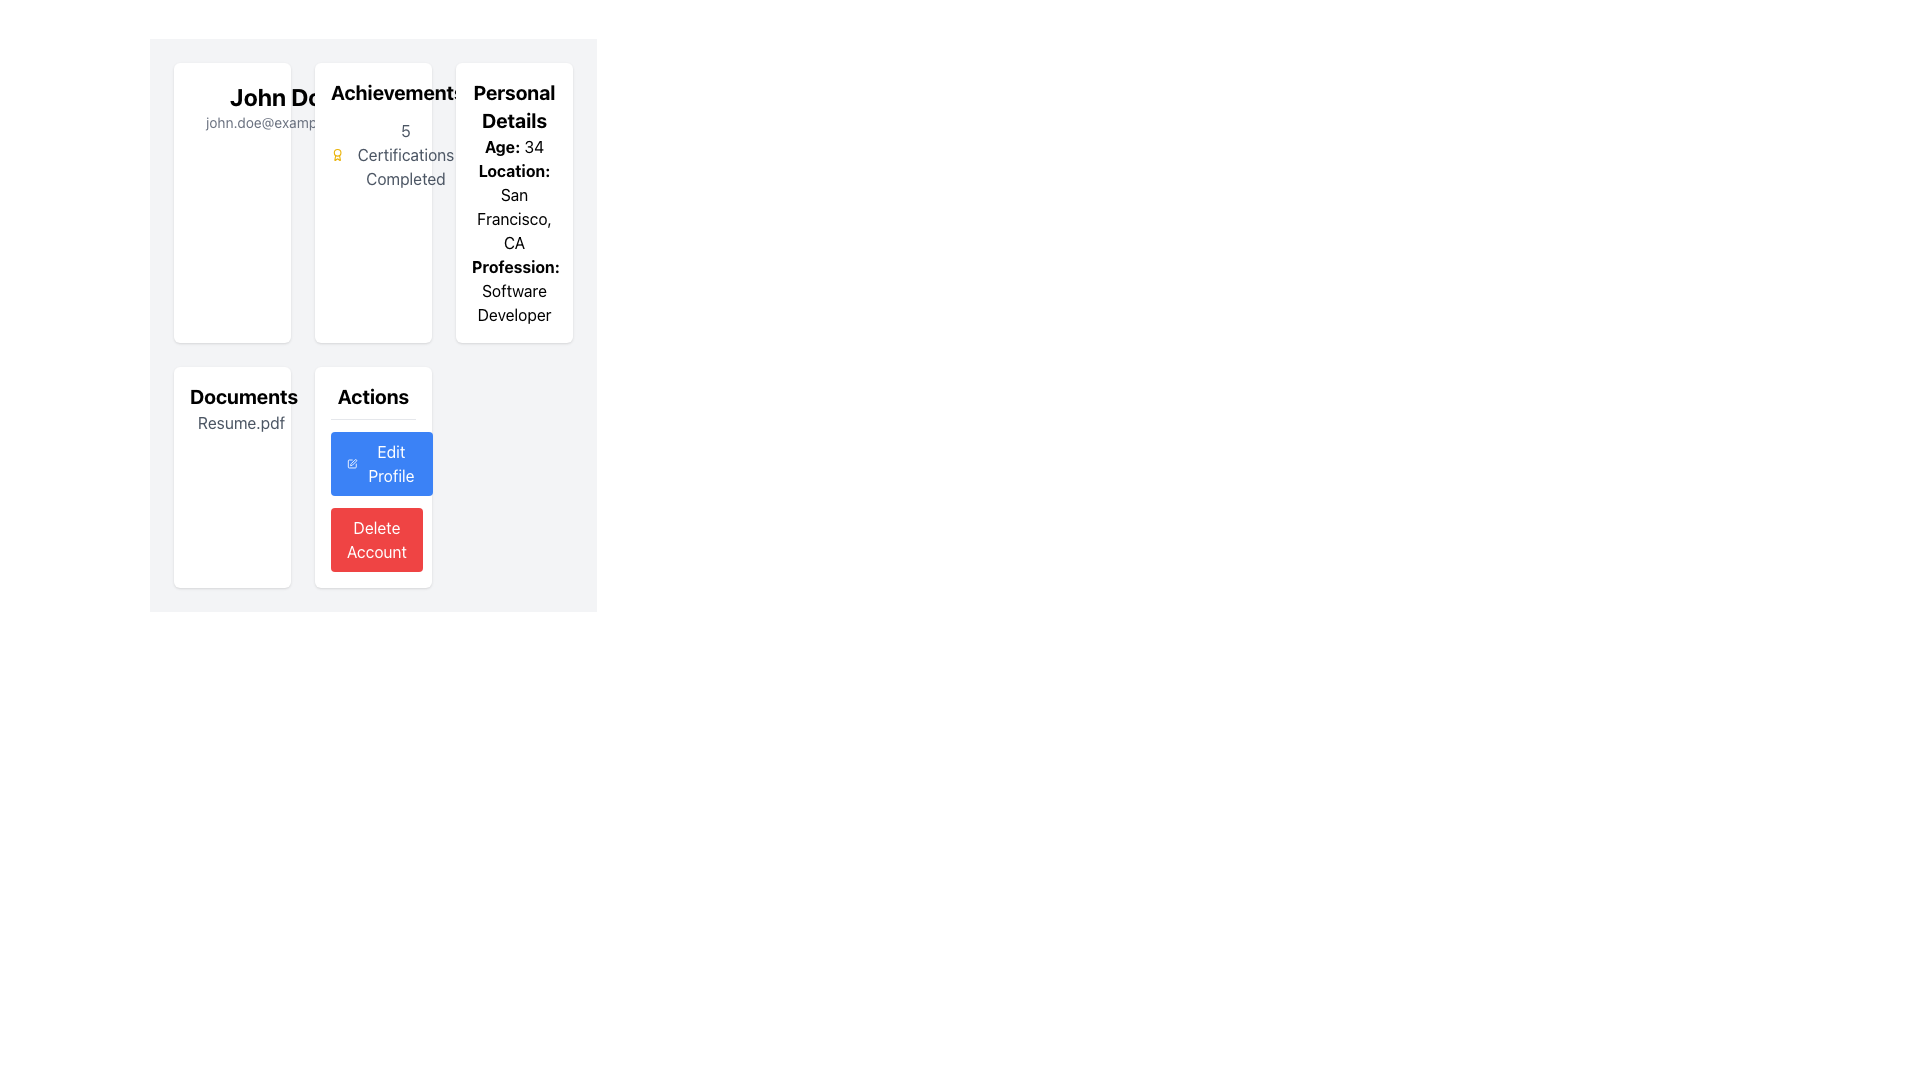 The height and width of the screenshot is (1080, 1920). What do you see at coordinates (373, 477) in the screenshot?
I see `the action buttons in the card located in the bottom-right section of the layout` at bounding box center [373, 477].